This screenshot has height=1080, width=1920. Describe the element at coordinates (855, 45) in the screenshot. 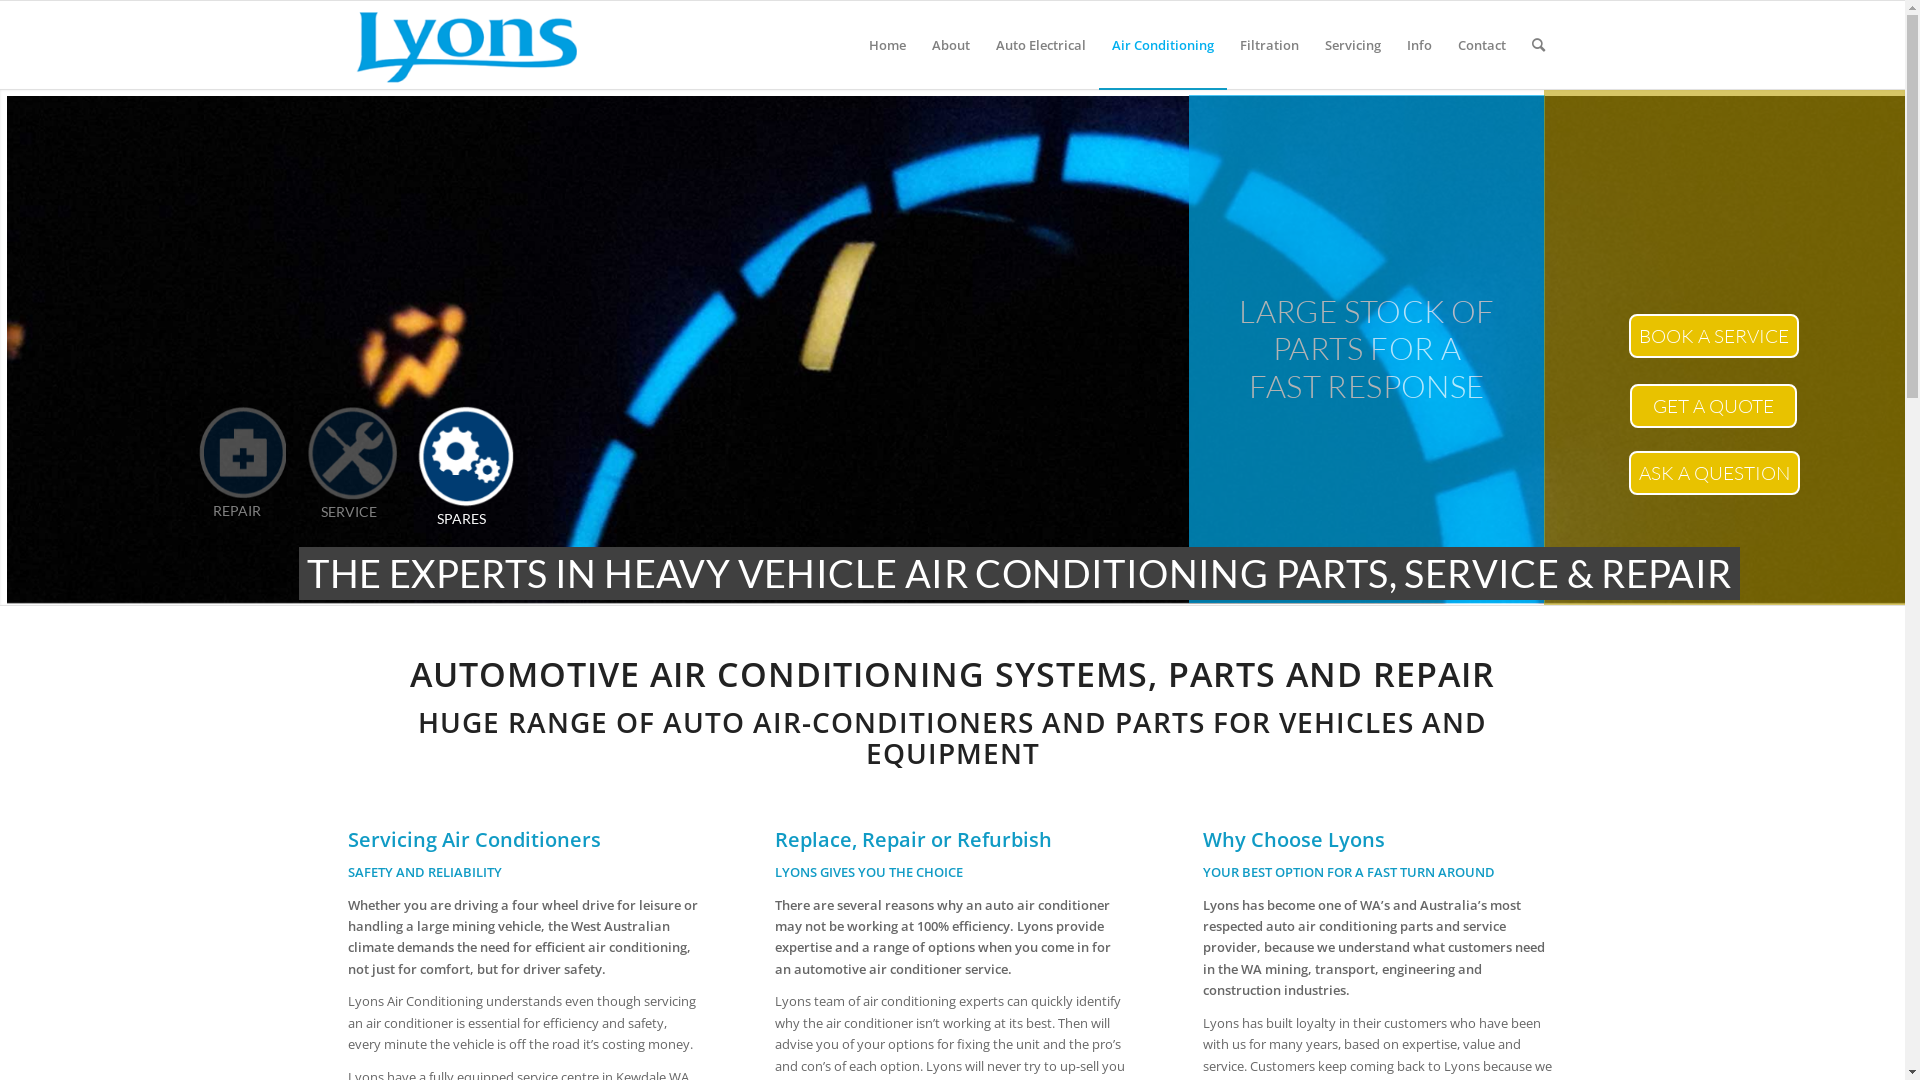

I see `'Home'` at that location.